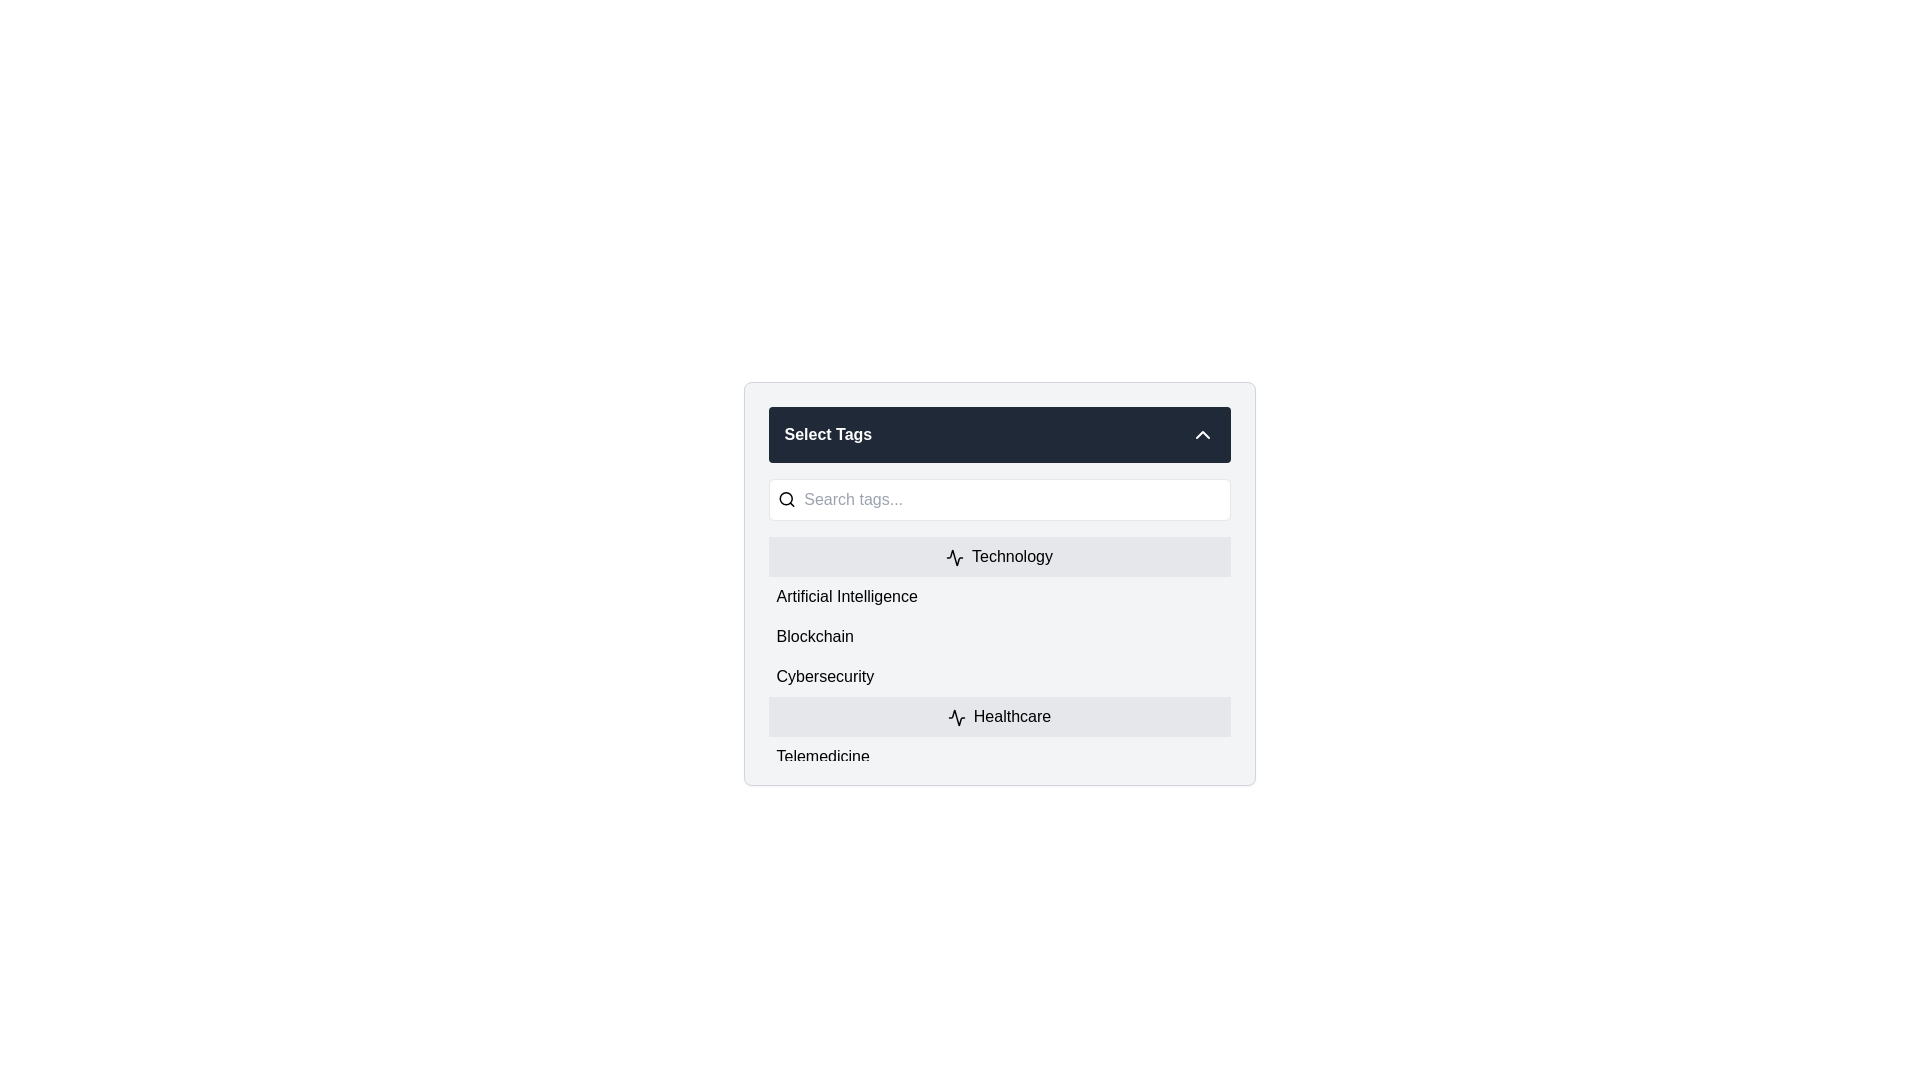 This screenshot has height=1080, width=1920. I want to click on the search icon, which is represented by a magnifying glass and is located at the leftmost position inside the search bar component, so click(785, 499).